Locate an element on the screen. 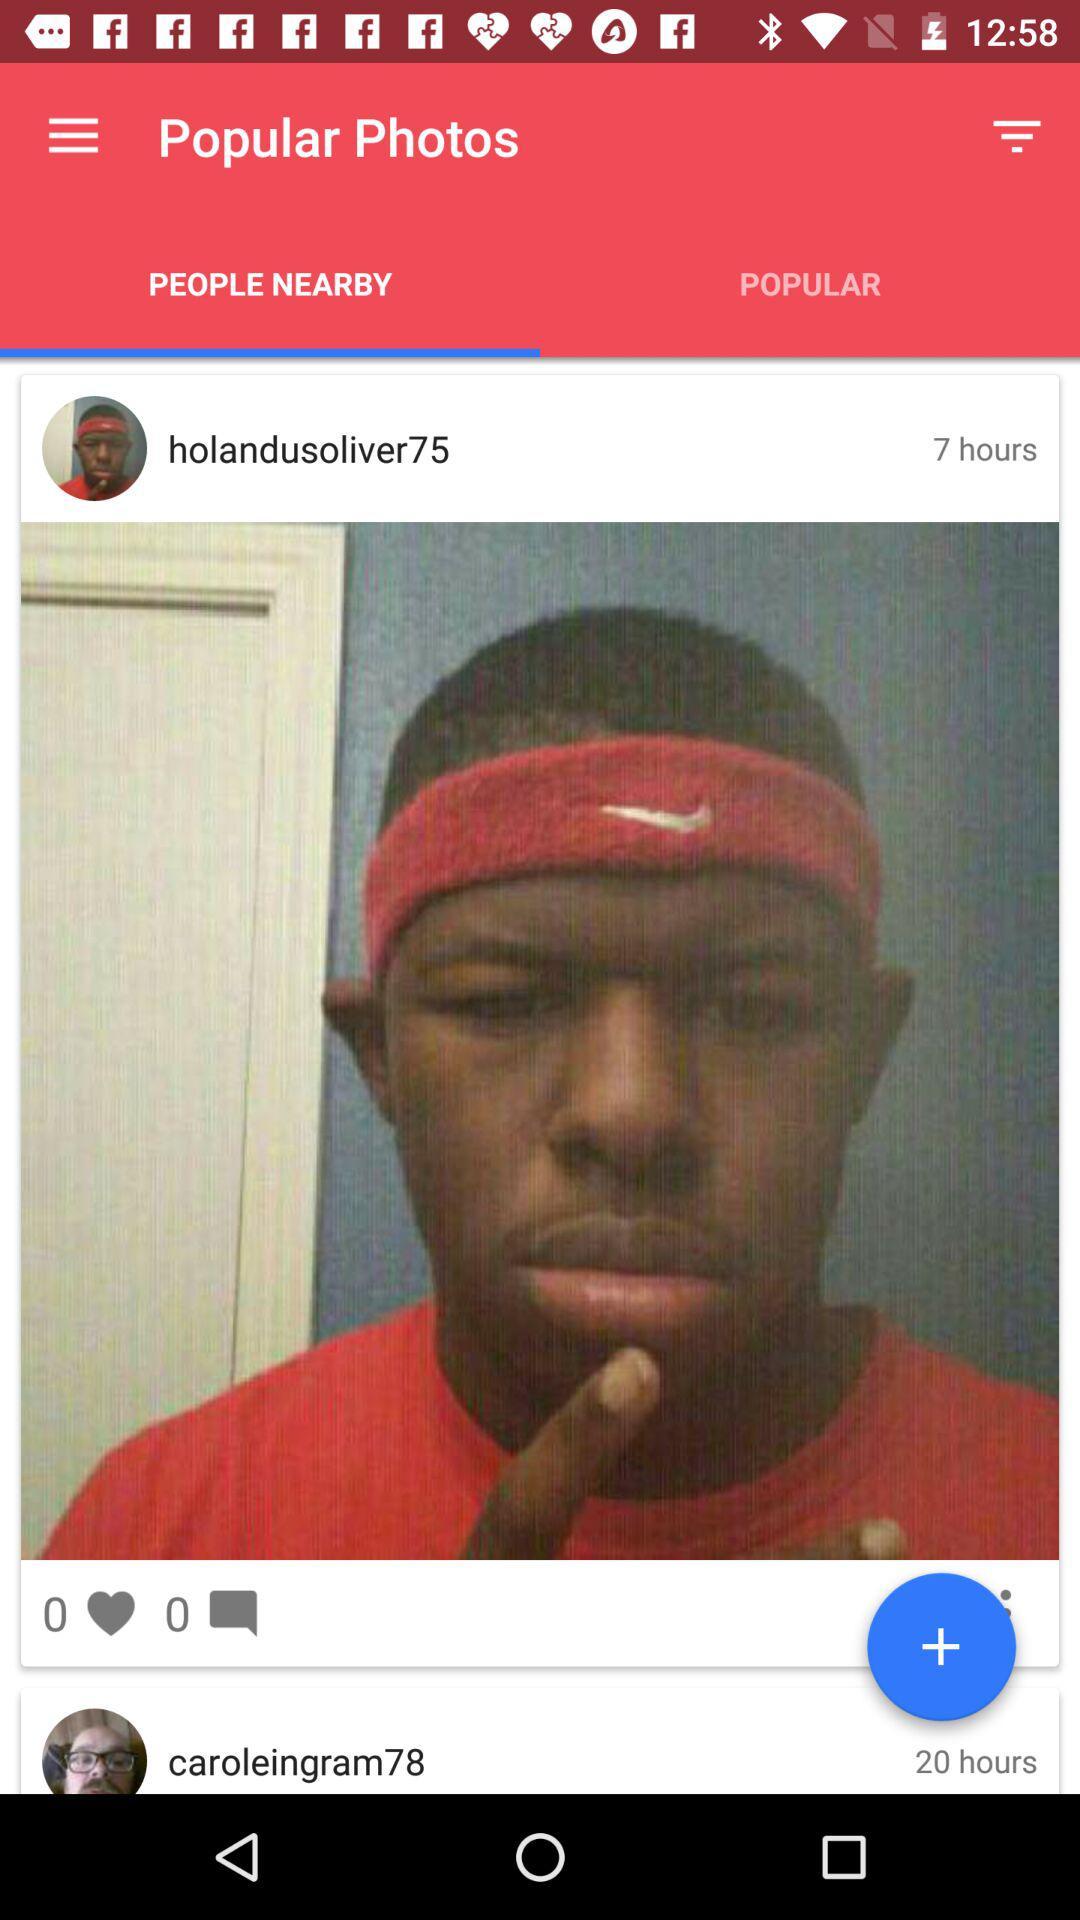 Image resolution: width=1080 pixels, height=1920 pixels. the add icon is located at coordinates (941, 1654).